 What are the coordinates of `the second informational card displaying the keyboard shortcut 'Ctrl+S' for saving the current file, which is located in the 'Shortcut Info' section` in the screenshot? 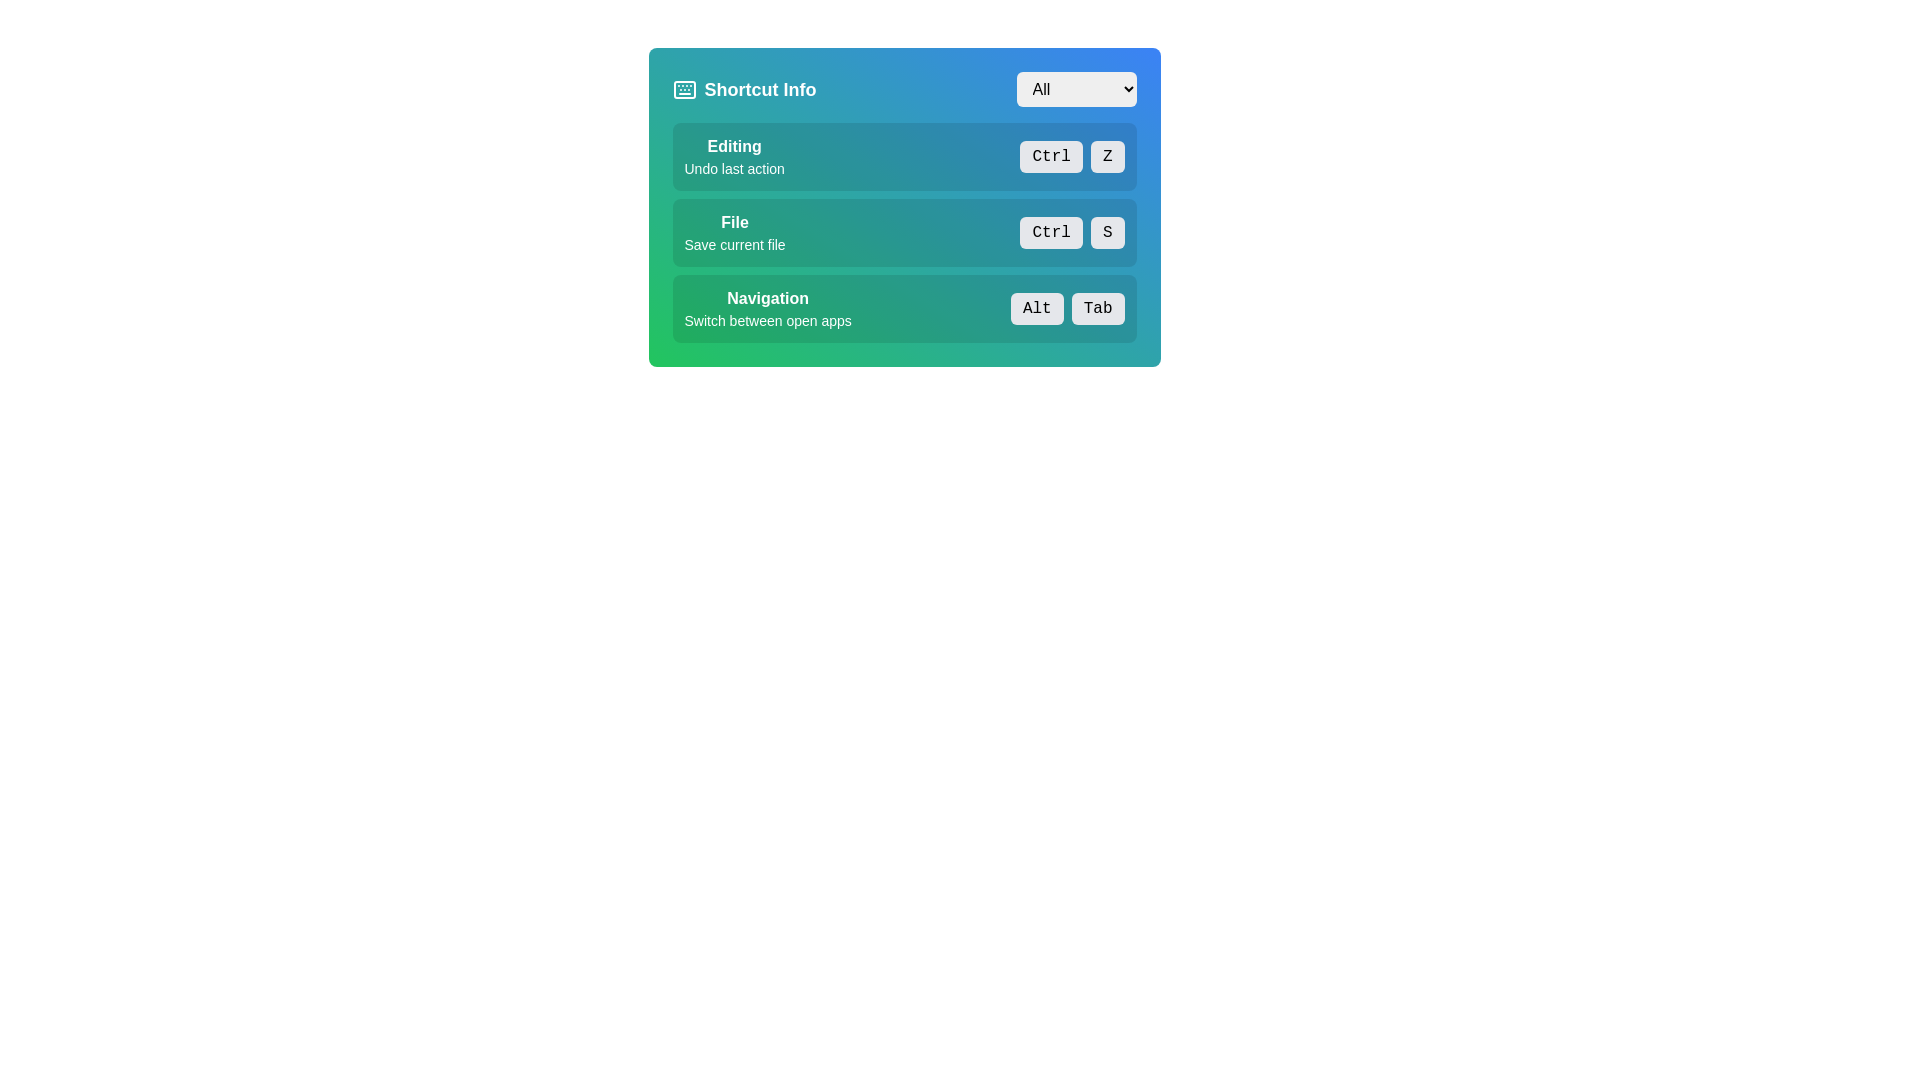 It's located at (903, 231).